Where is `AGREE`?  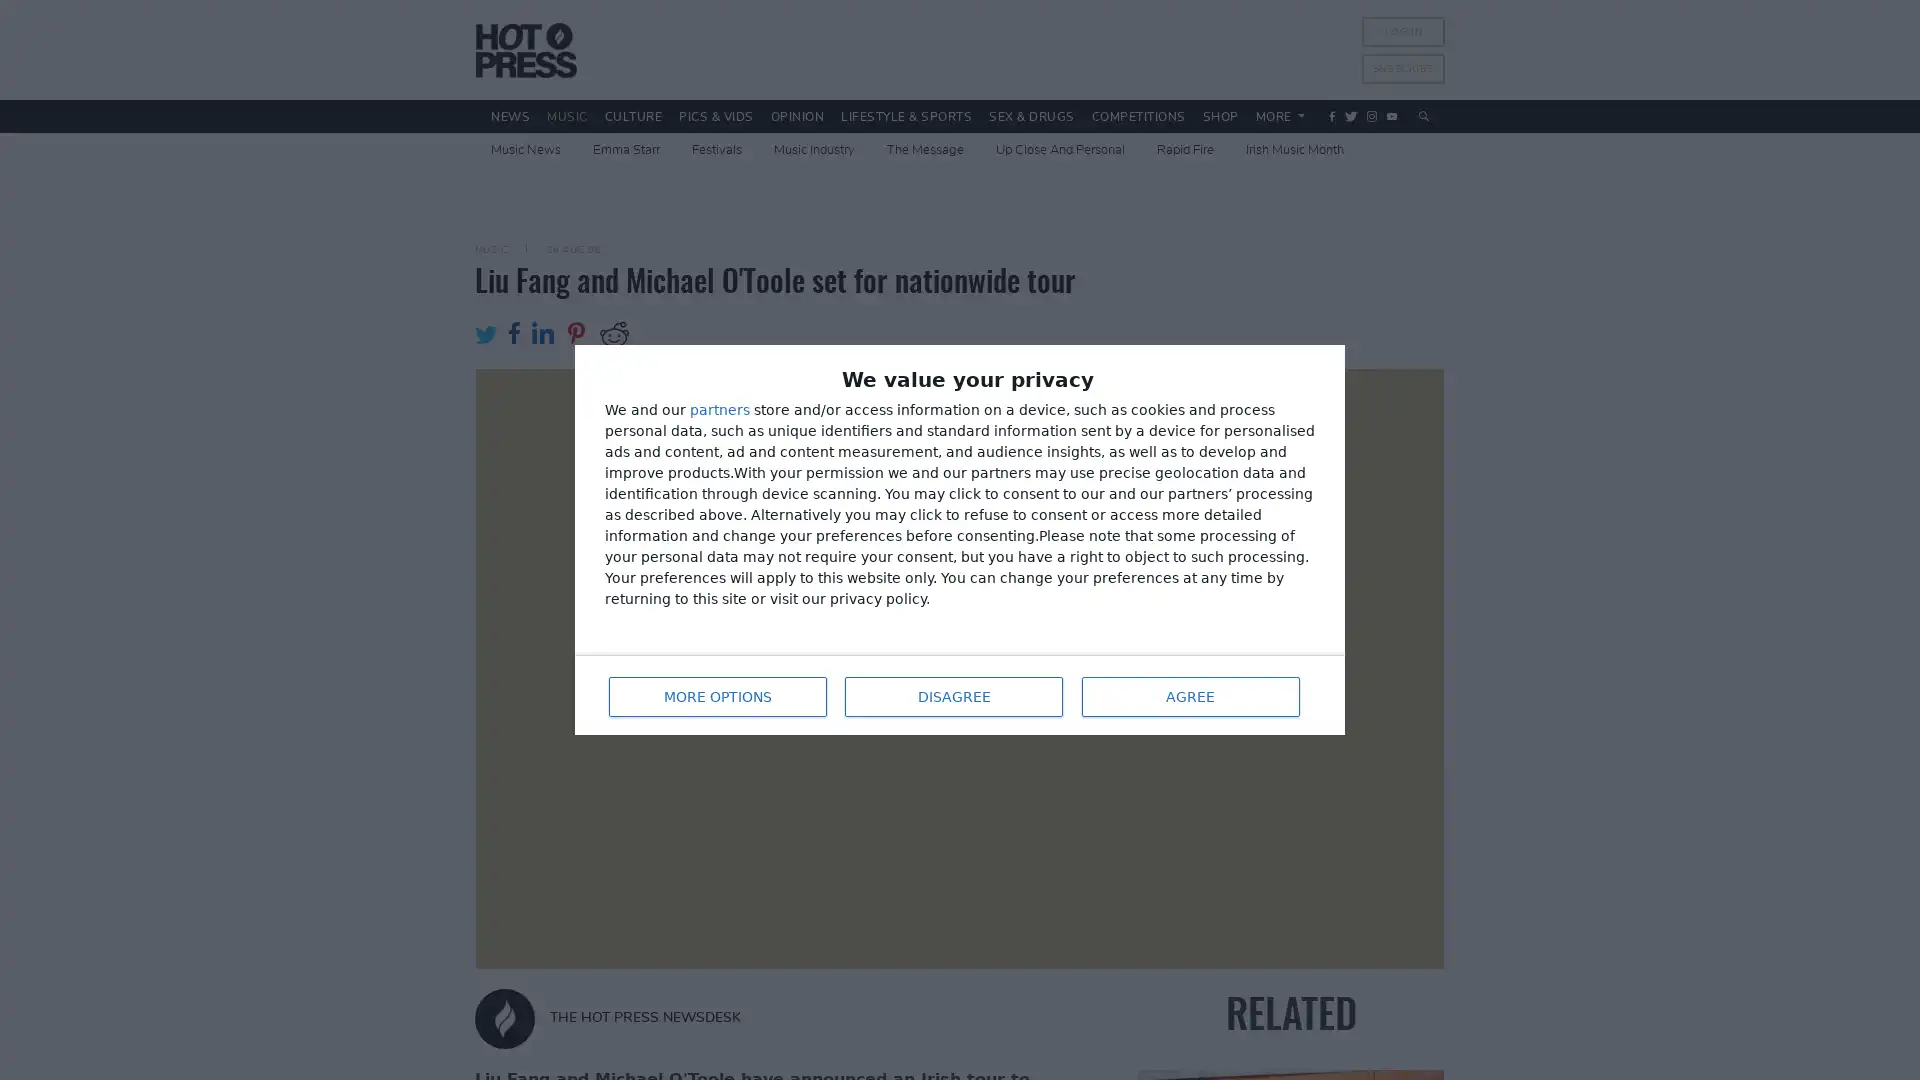
AGREE is located at coordinates (1189, 693).